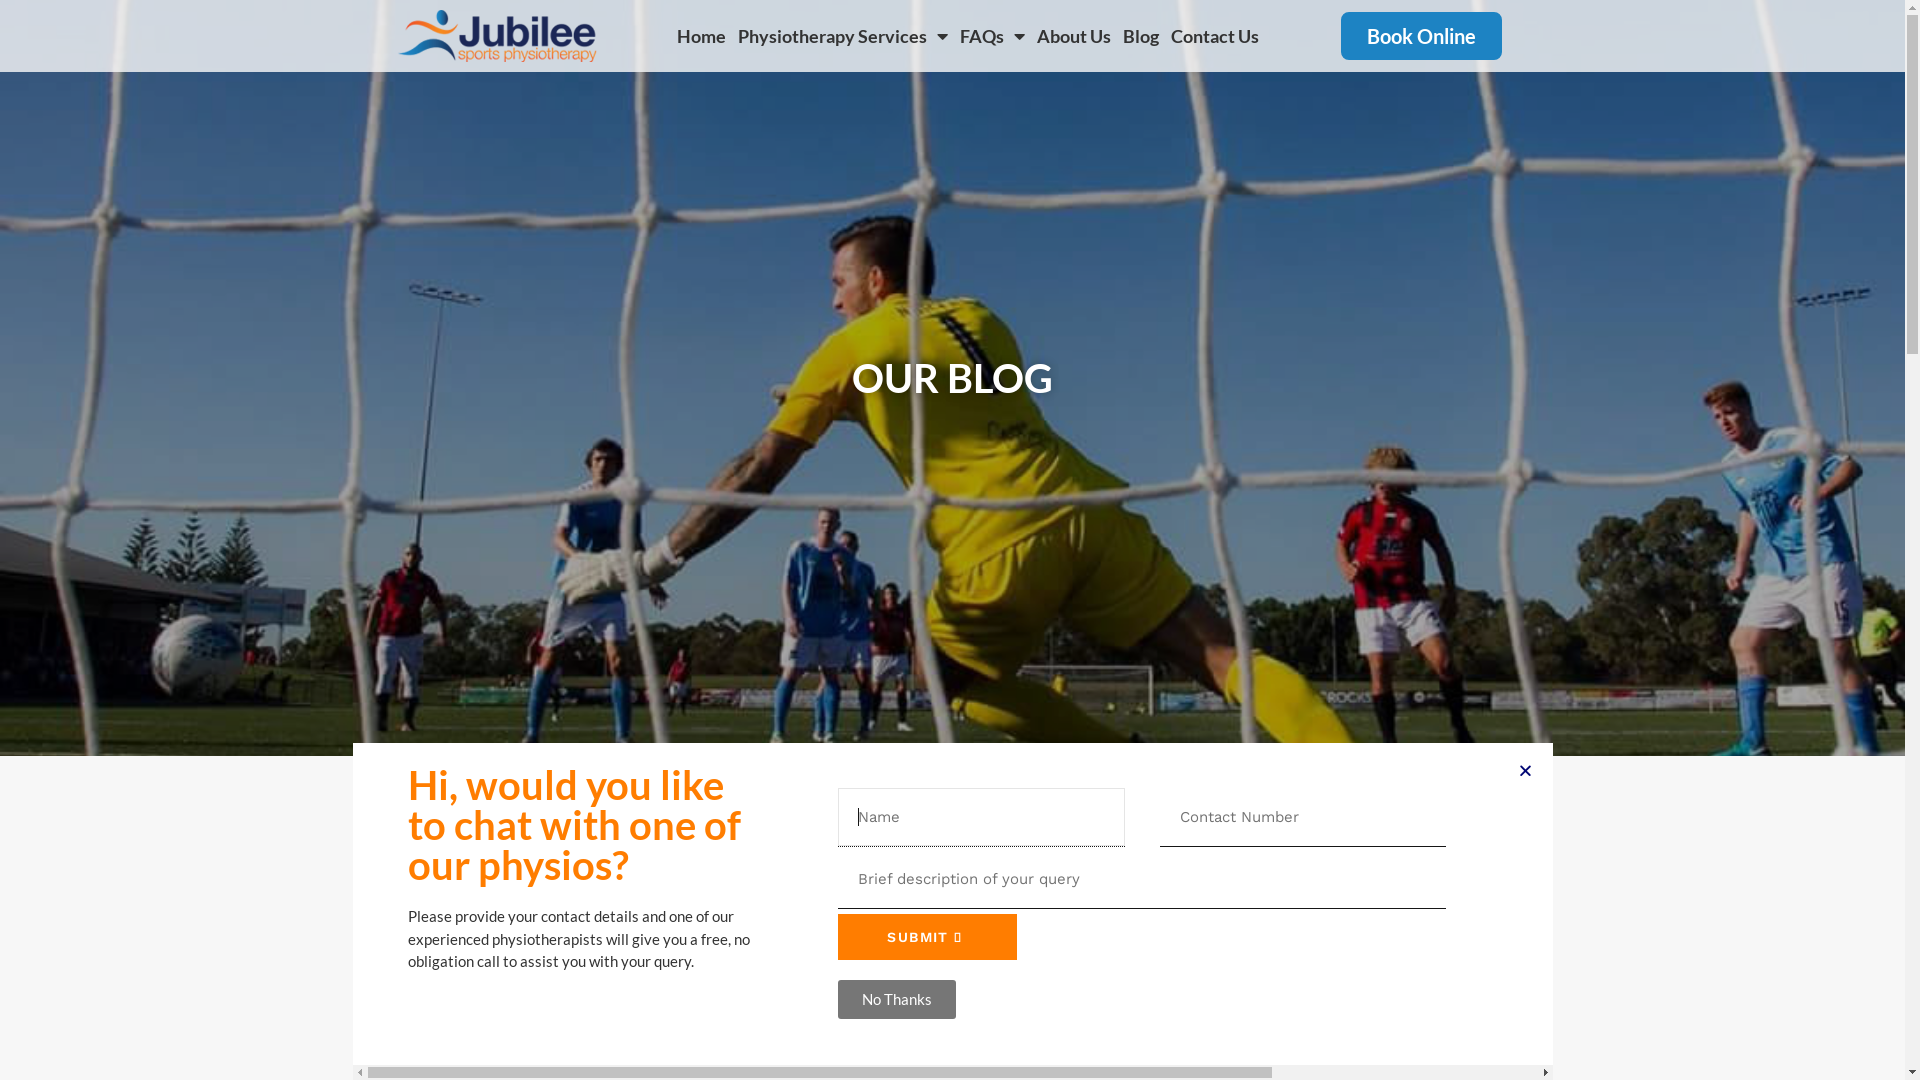 This screenshot has height=1080, width=1920. I want to click on 'Home', so click(701, 35).